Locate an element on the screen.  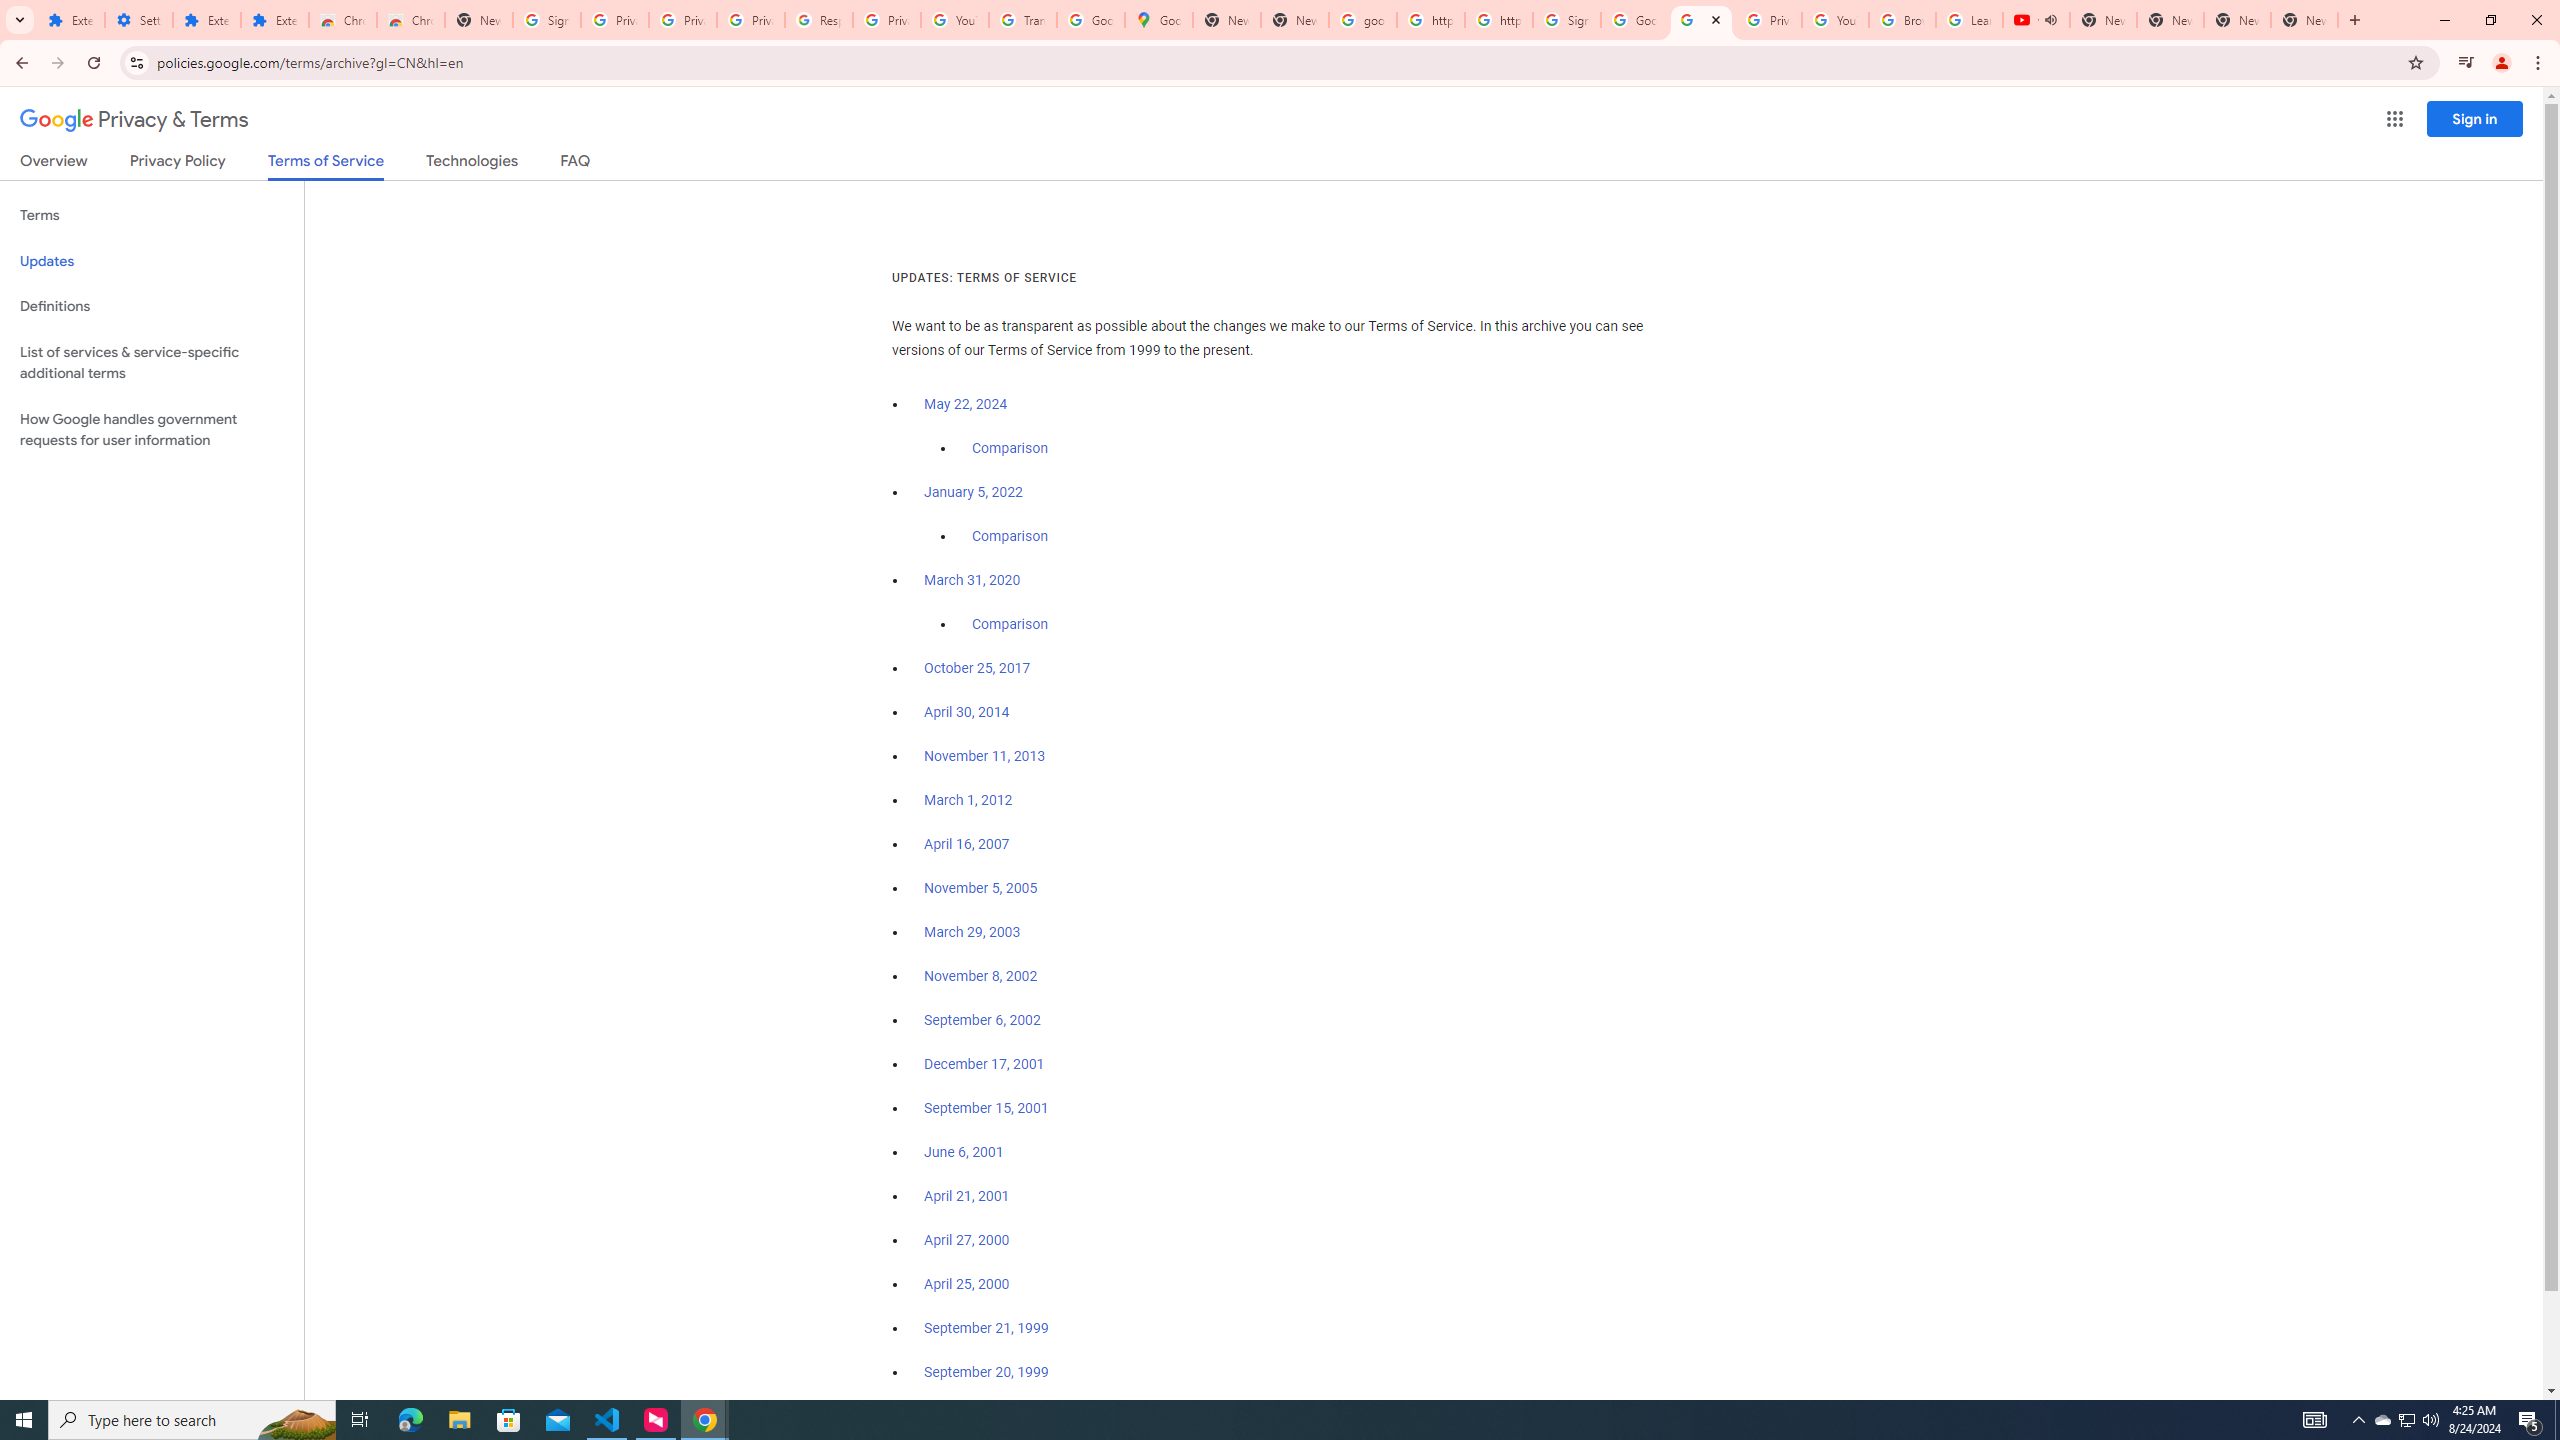
'May 22, 2024' is located at coordinates (966, 405).